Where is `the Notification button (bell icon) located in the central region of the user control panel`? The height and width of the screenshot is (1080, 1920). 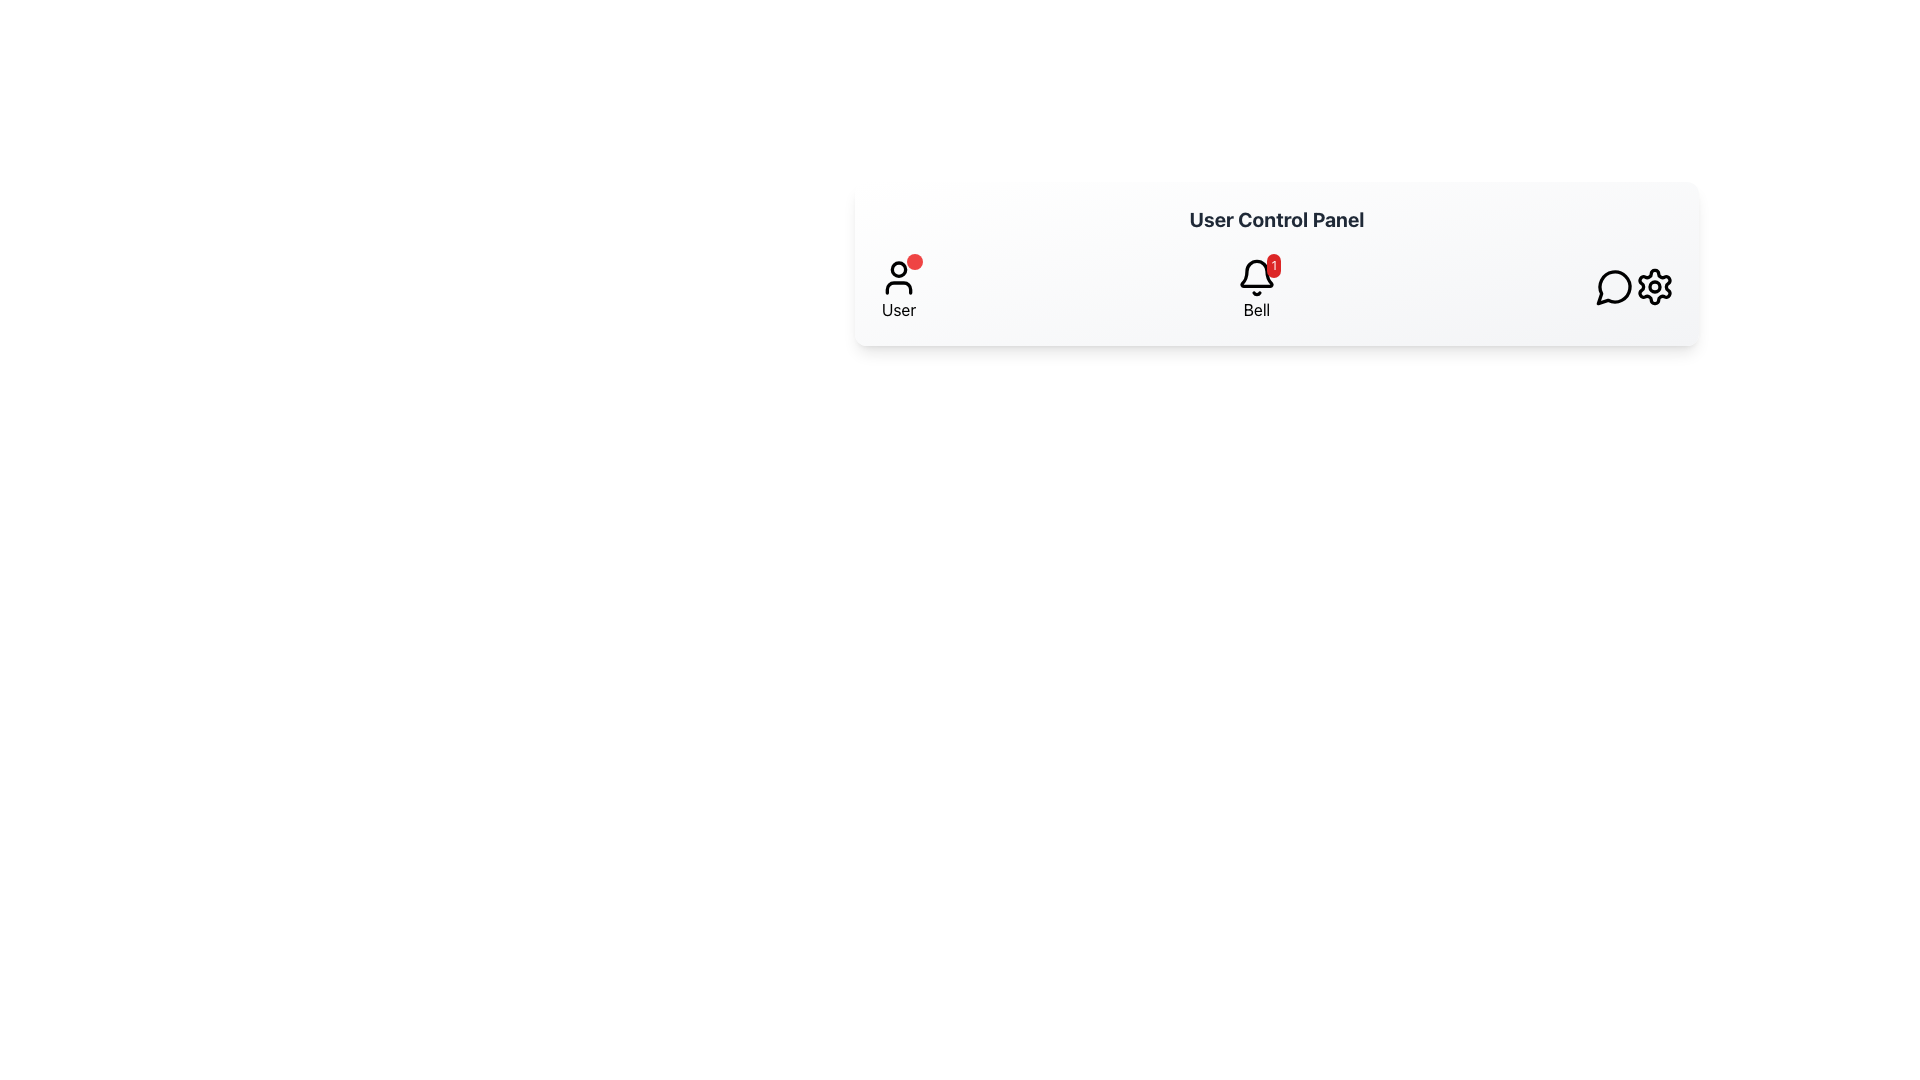
the Notification button (bell icon) located in the central region of the user control panel is located at coordinates (1256, 289).